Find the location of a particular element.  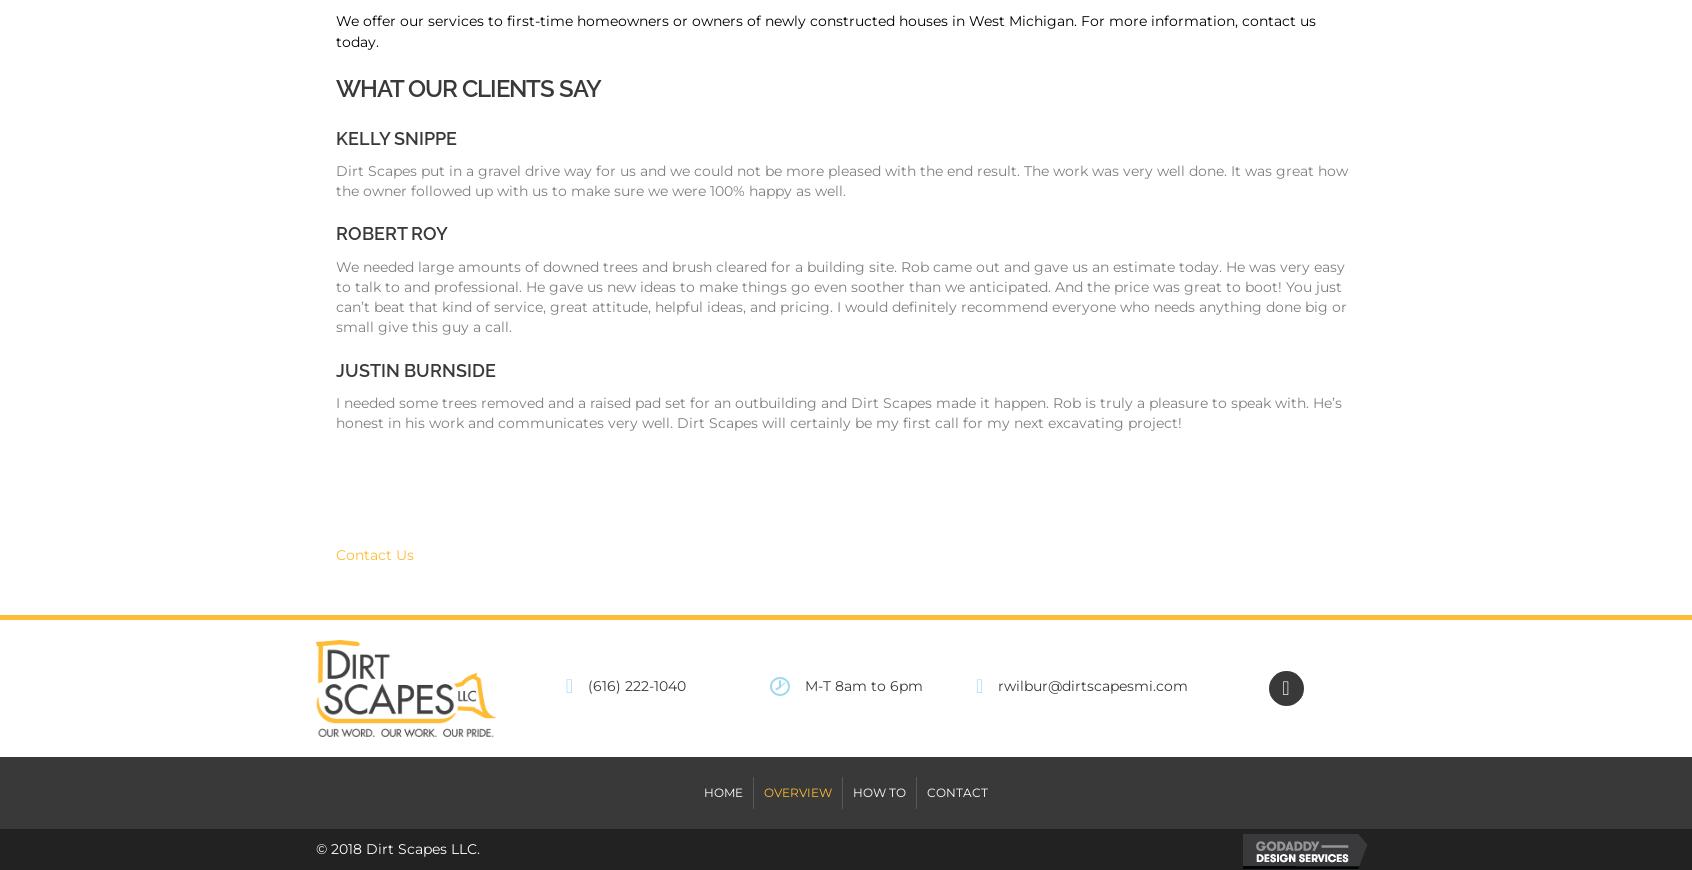

'M-T 8am to 6pm' is located at coordinates (804, 685).